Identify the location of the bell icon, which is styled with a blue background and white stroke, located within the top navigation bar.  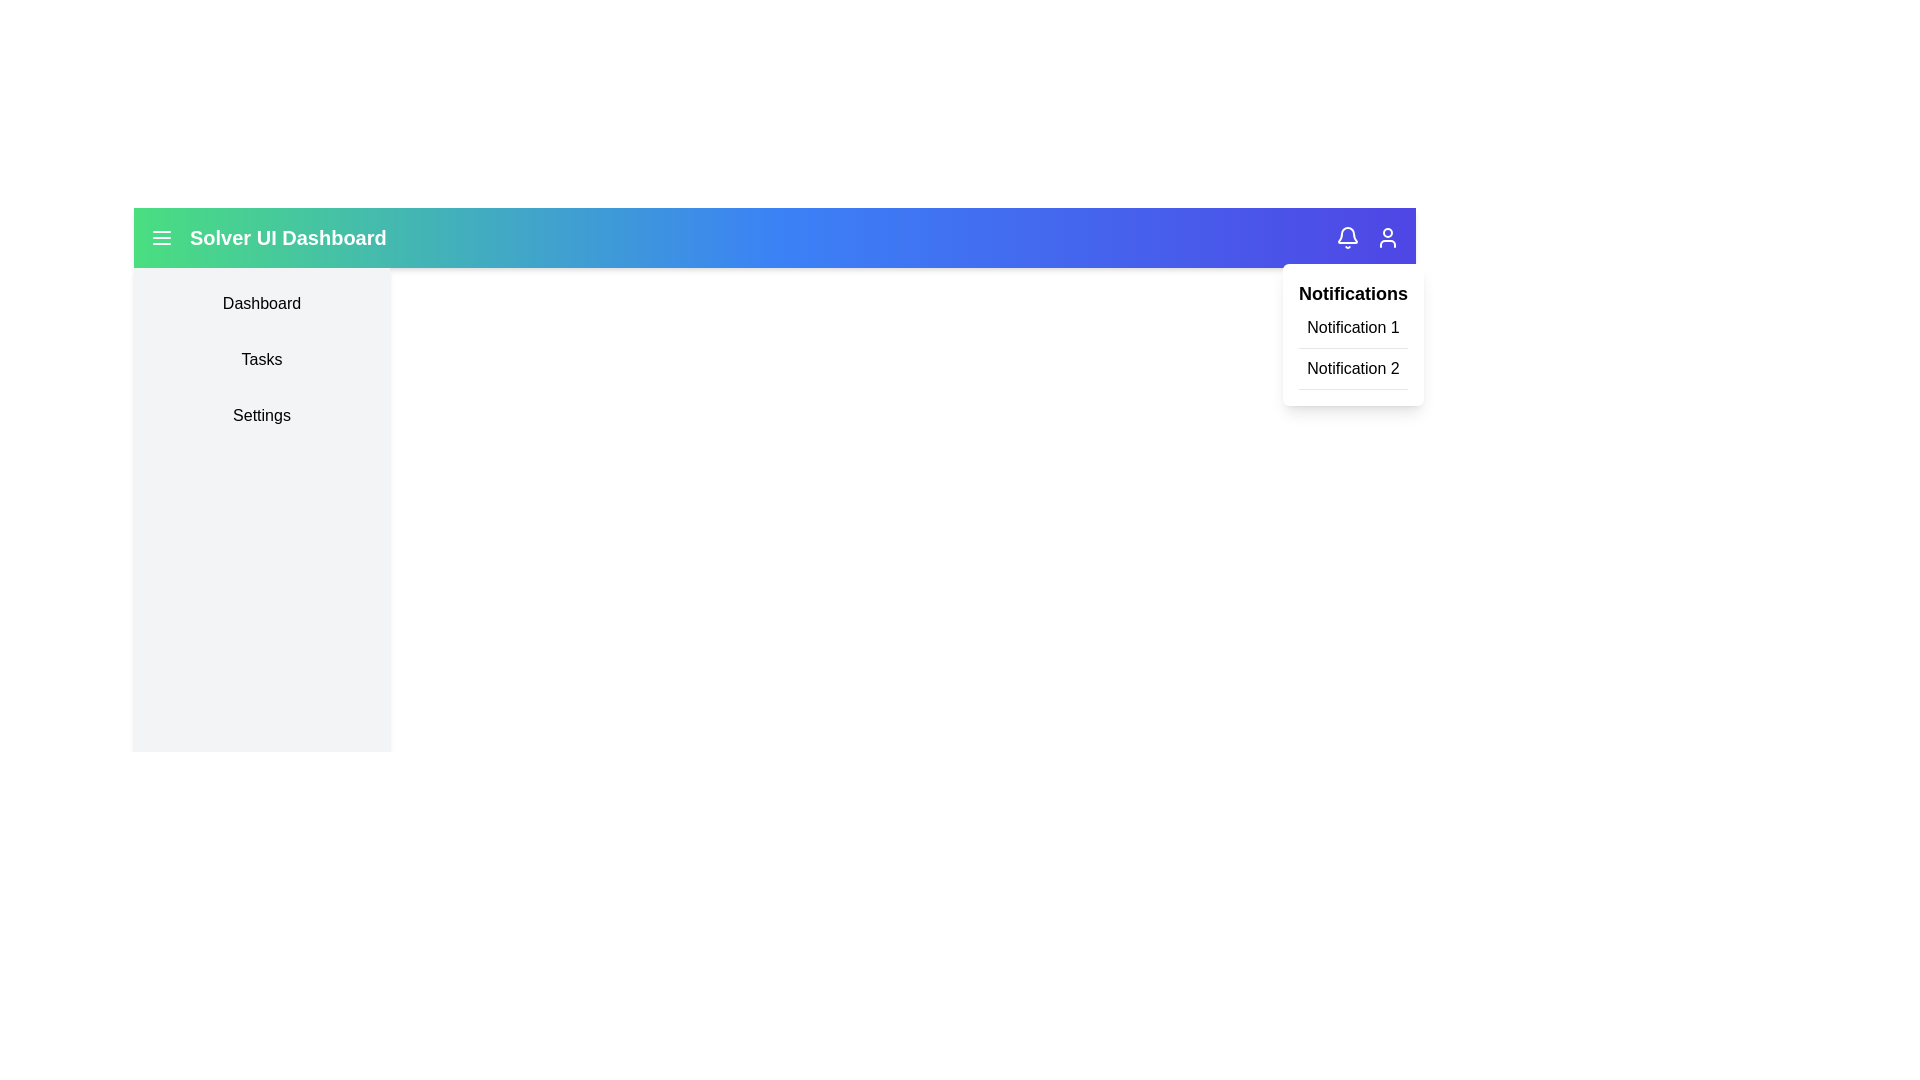
(1348, 237).